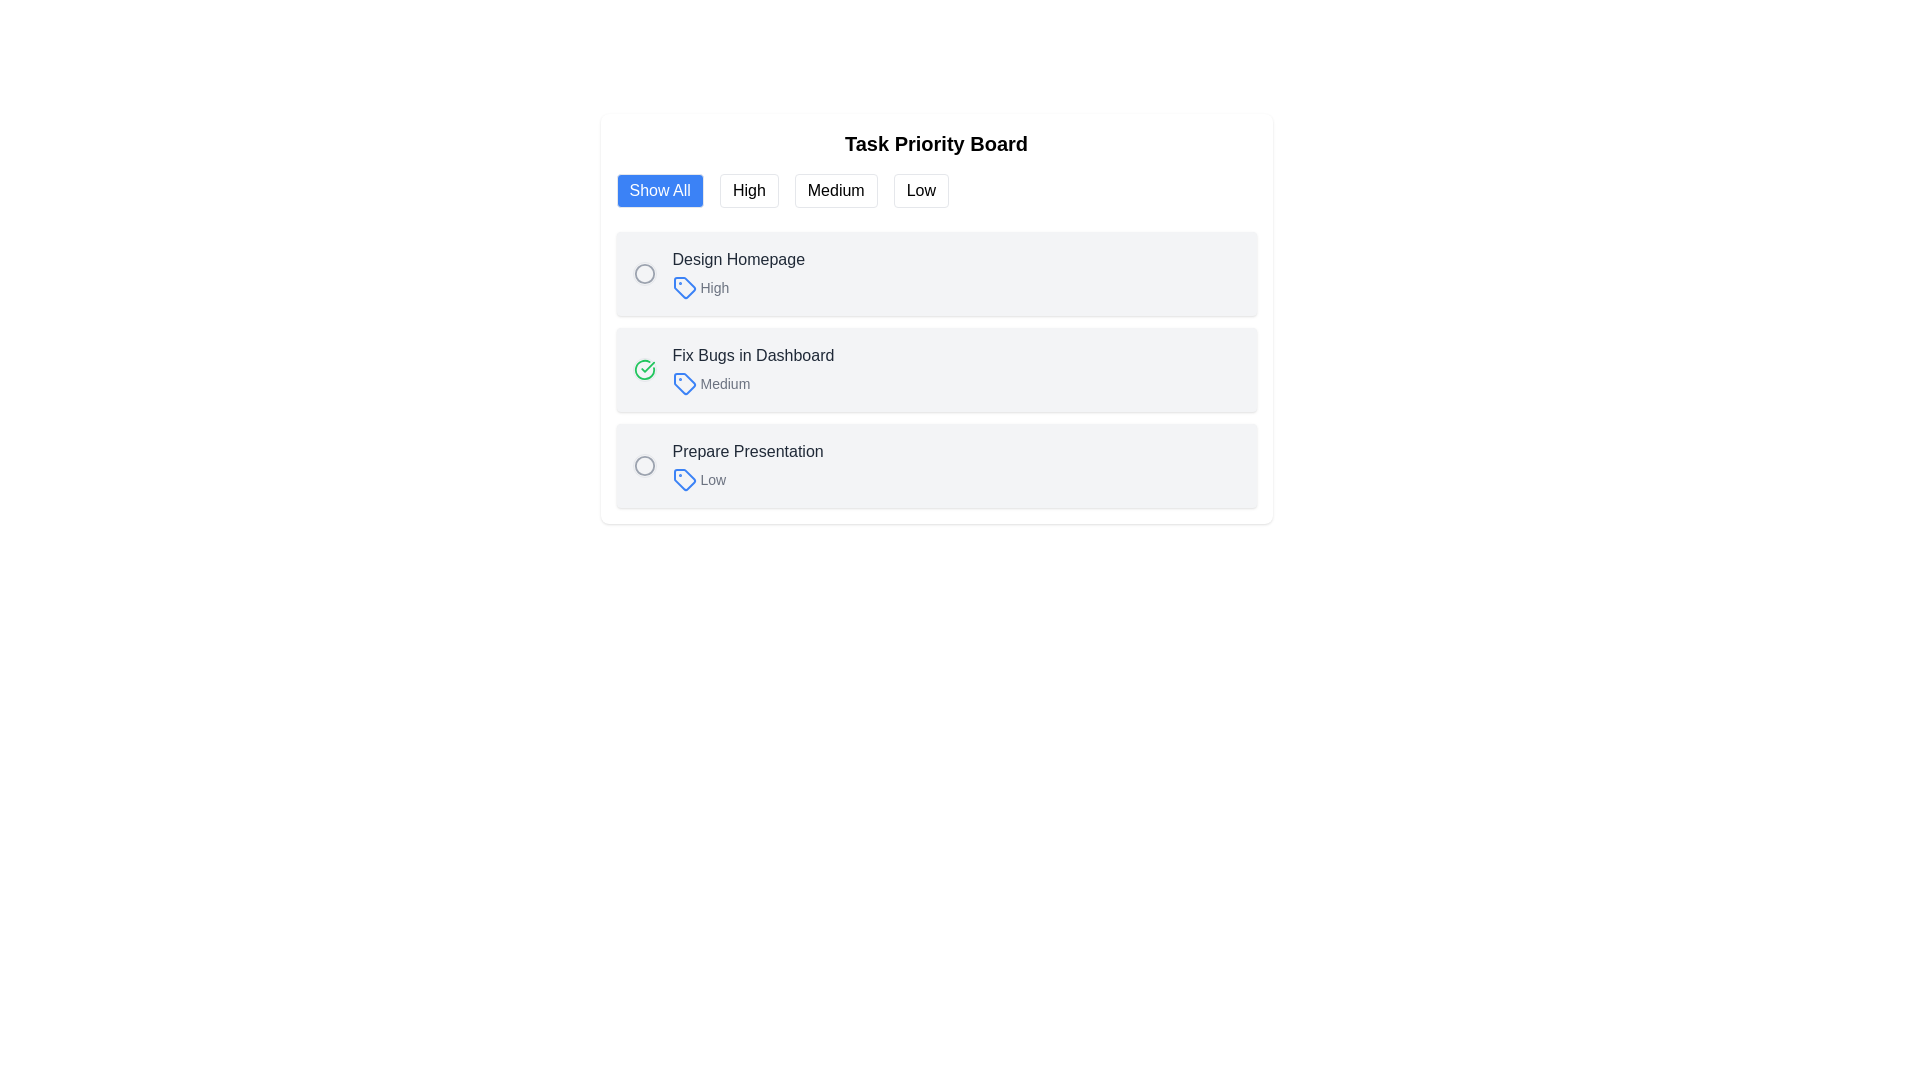 This screenshot has width=1920, height=1080. Describe the element at coordinates (644, 273) in the screenshot. I see `the circular status marker located in the topmost task item row under the 'Task Priority Board' heading, positioned to the left of the 'Design Homepage' text` at that location.